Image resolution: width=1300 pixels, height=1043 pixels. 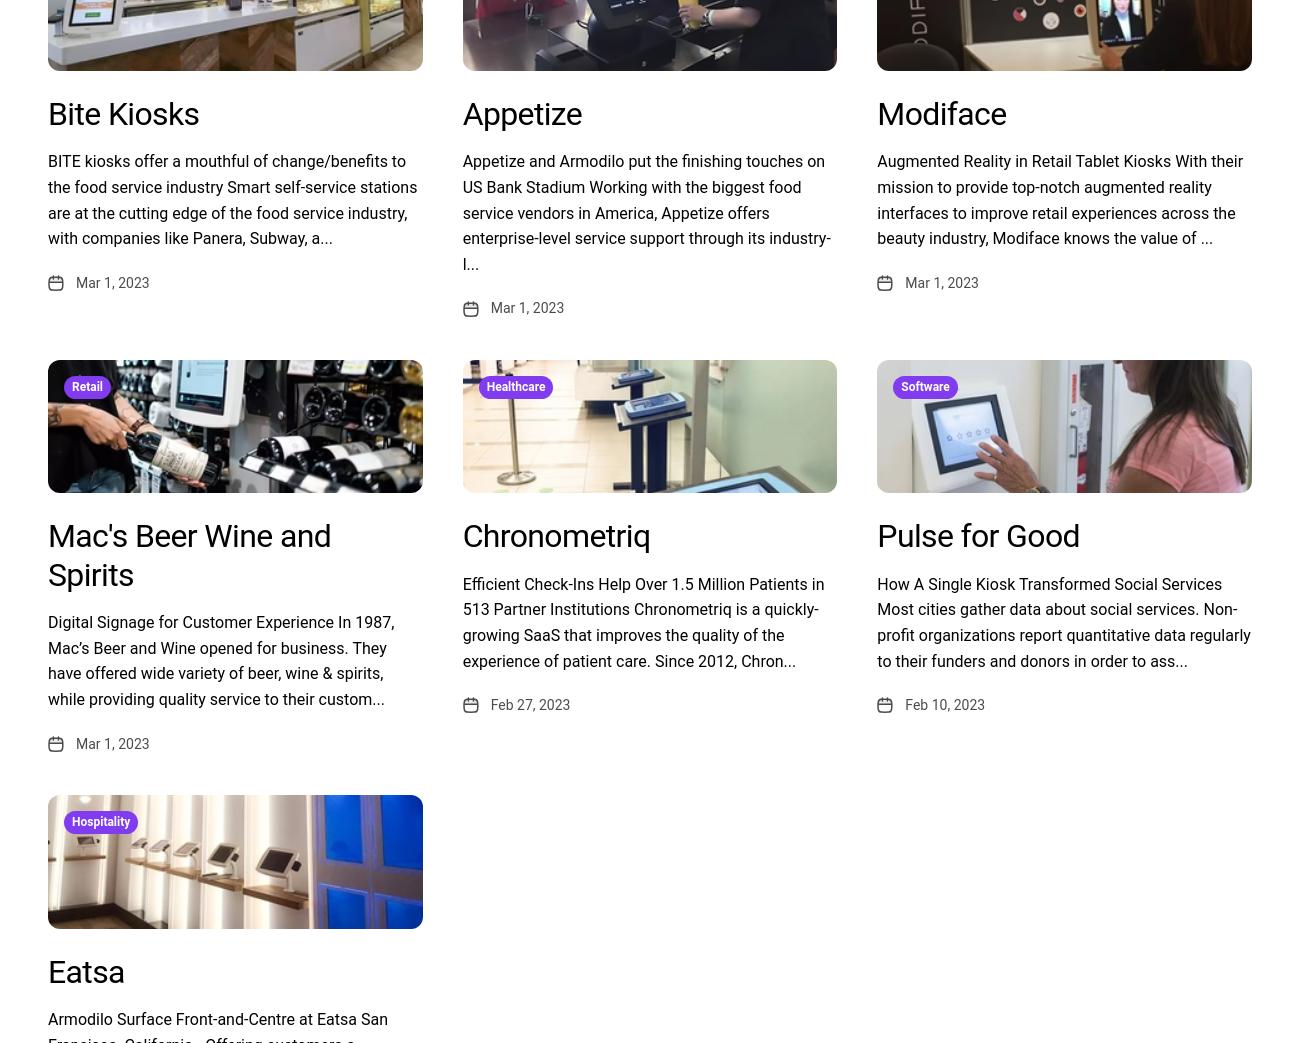 I want to click on 'How A Single Kiosk Transformed Social Services
Most cities gather data about social services. Non-profit organizations report quantitative data regularly to their funders and donors in order to ass...', so click(x=875, y=621).